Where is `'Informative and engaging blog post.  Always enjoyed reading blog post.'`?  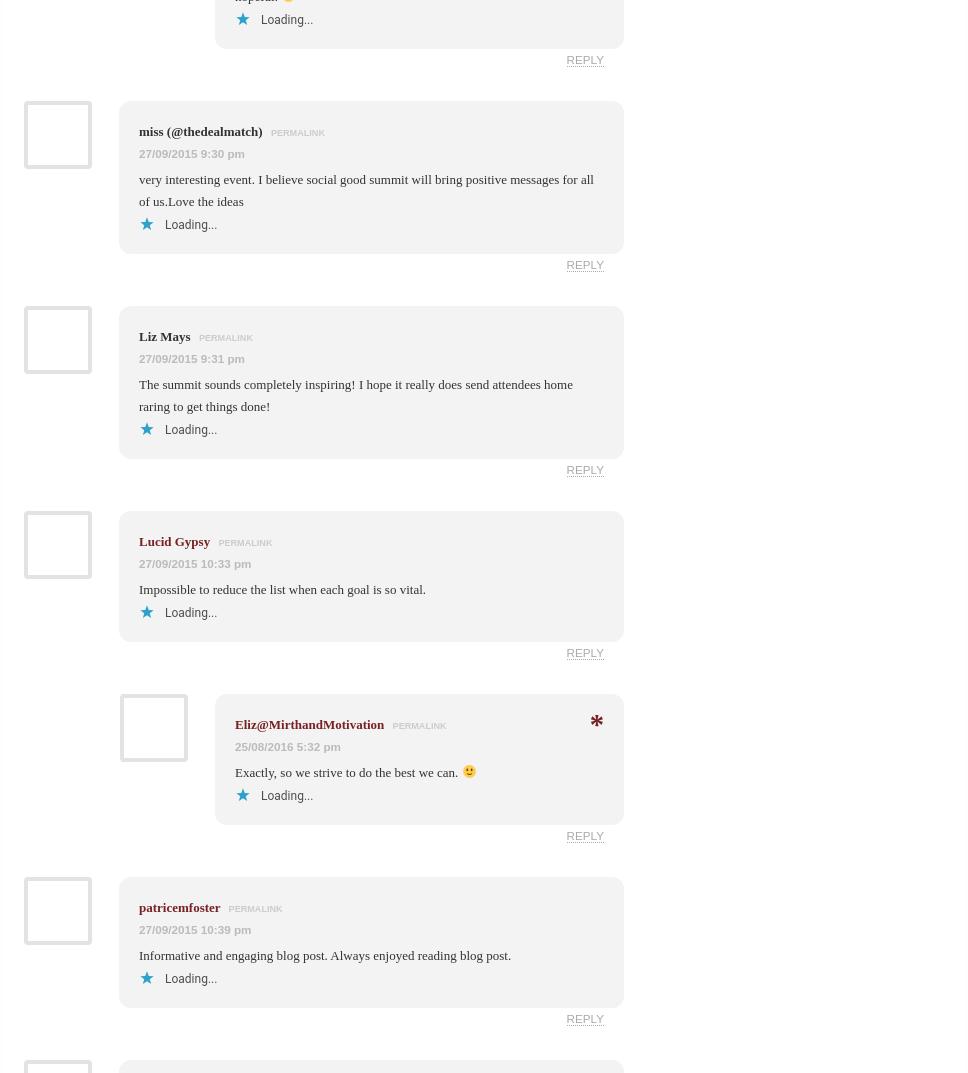
'Informative and engaging blog post.  Always enjoyed reading blog post.' is located at coordinates (324, 953).